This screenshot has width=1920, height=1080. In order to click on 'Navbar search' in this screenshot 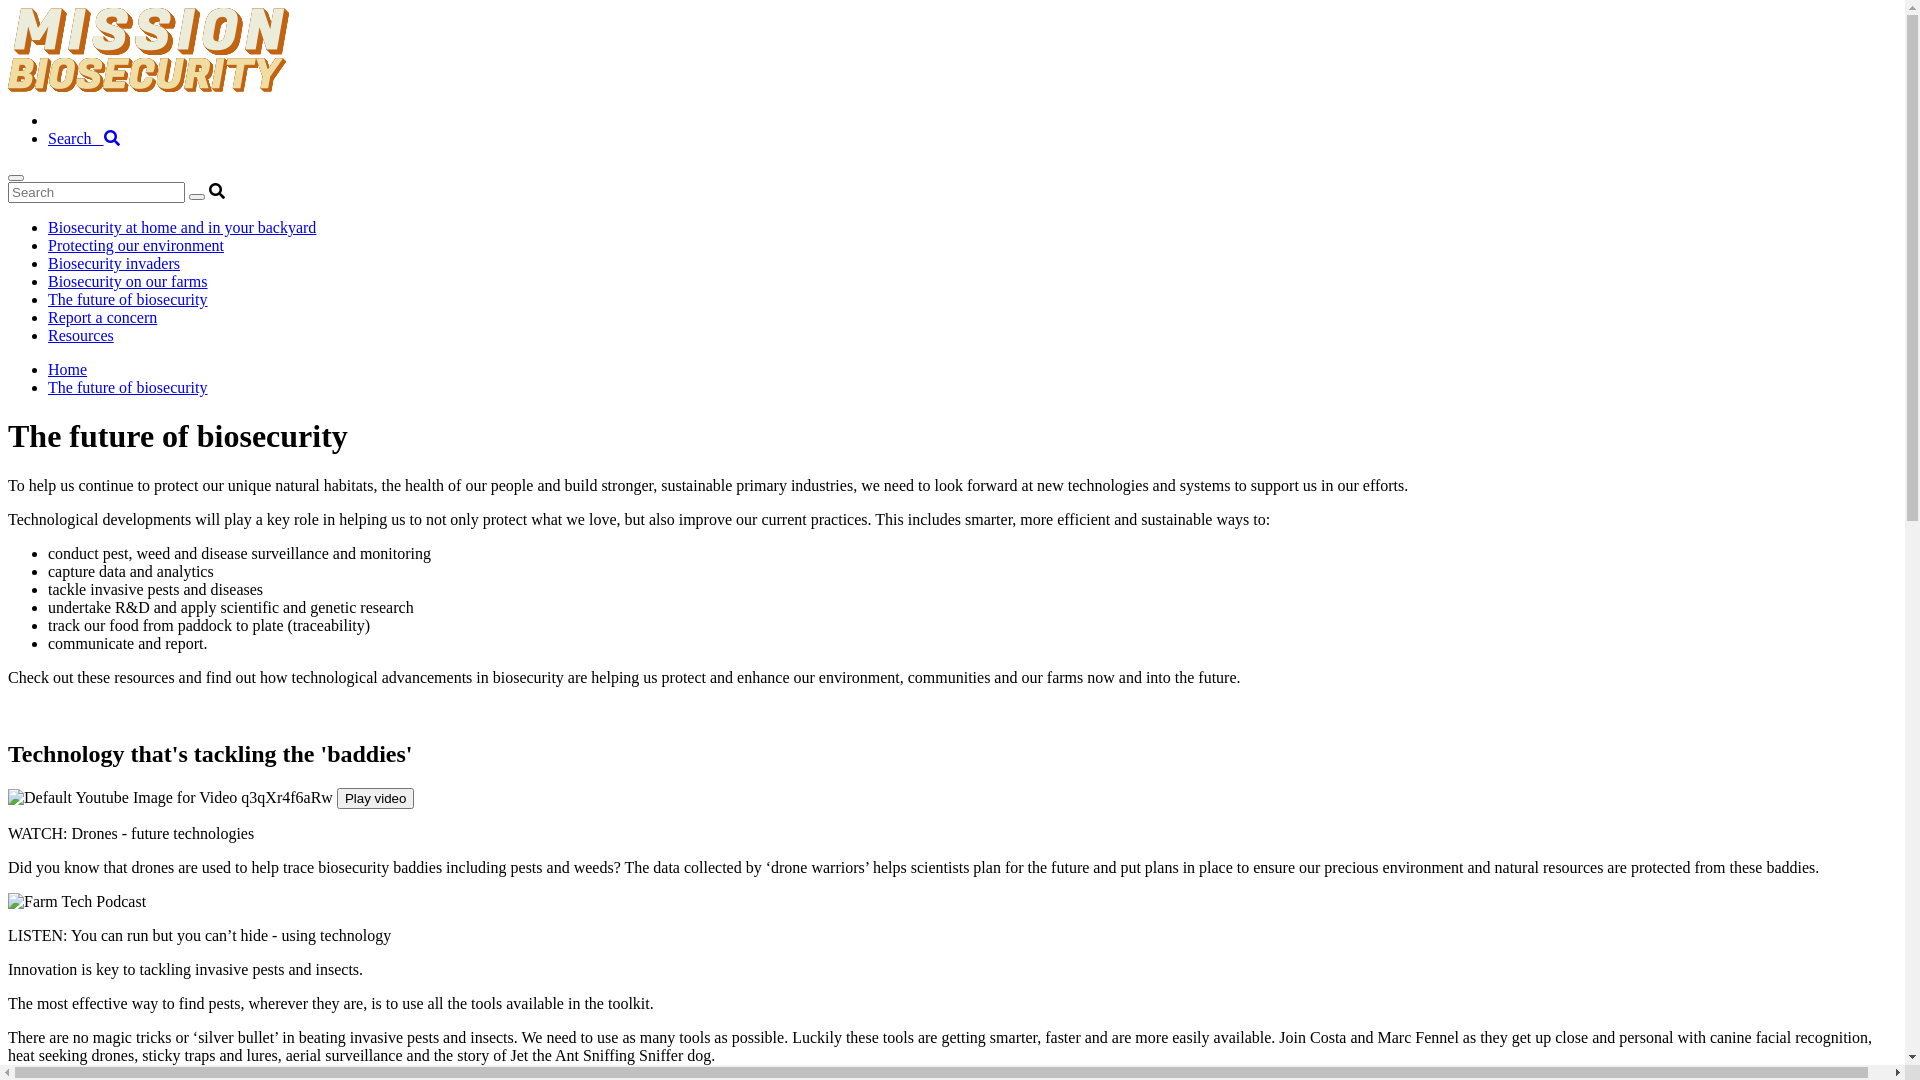, I will do `click(951, 192)`.